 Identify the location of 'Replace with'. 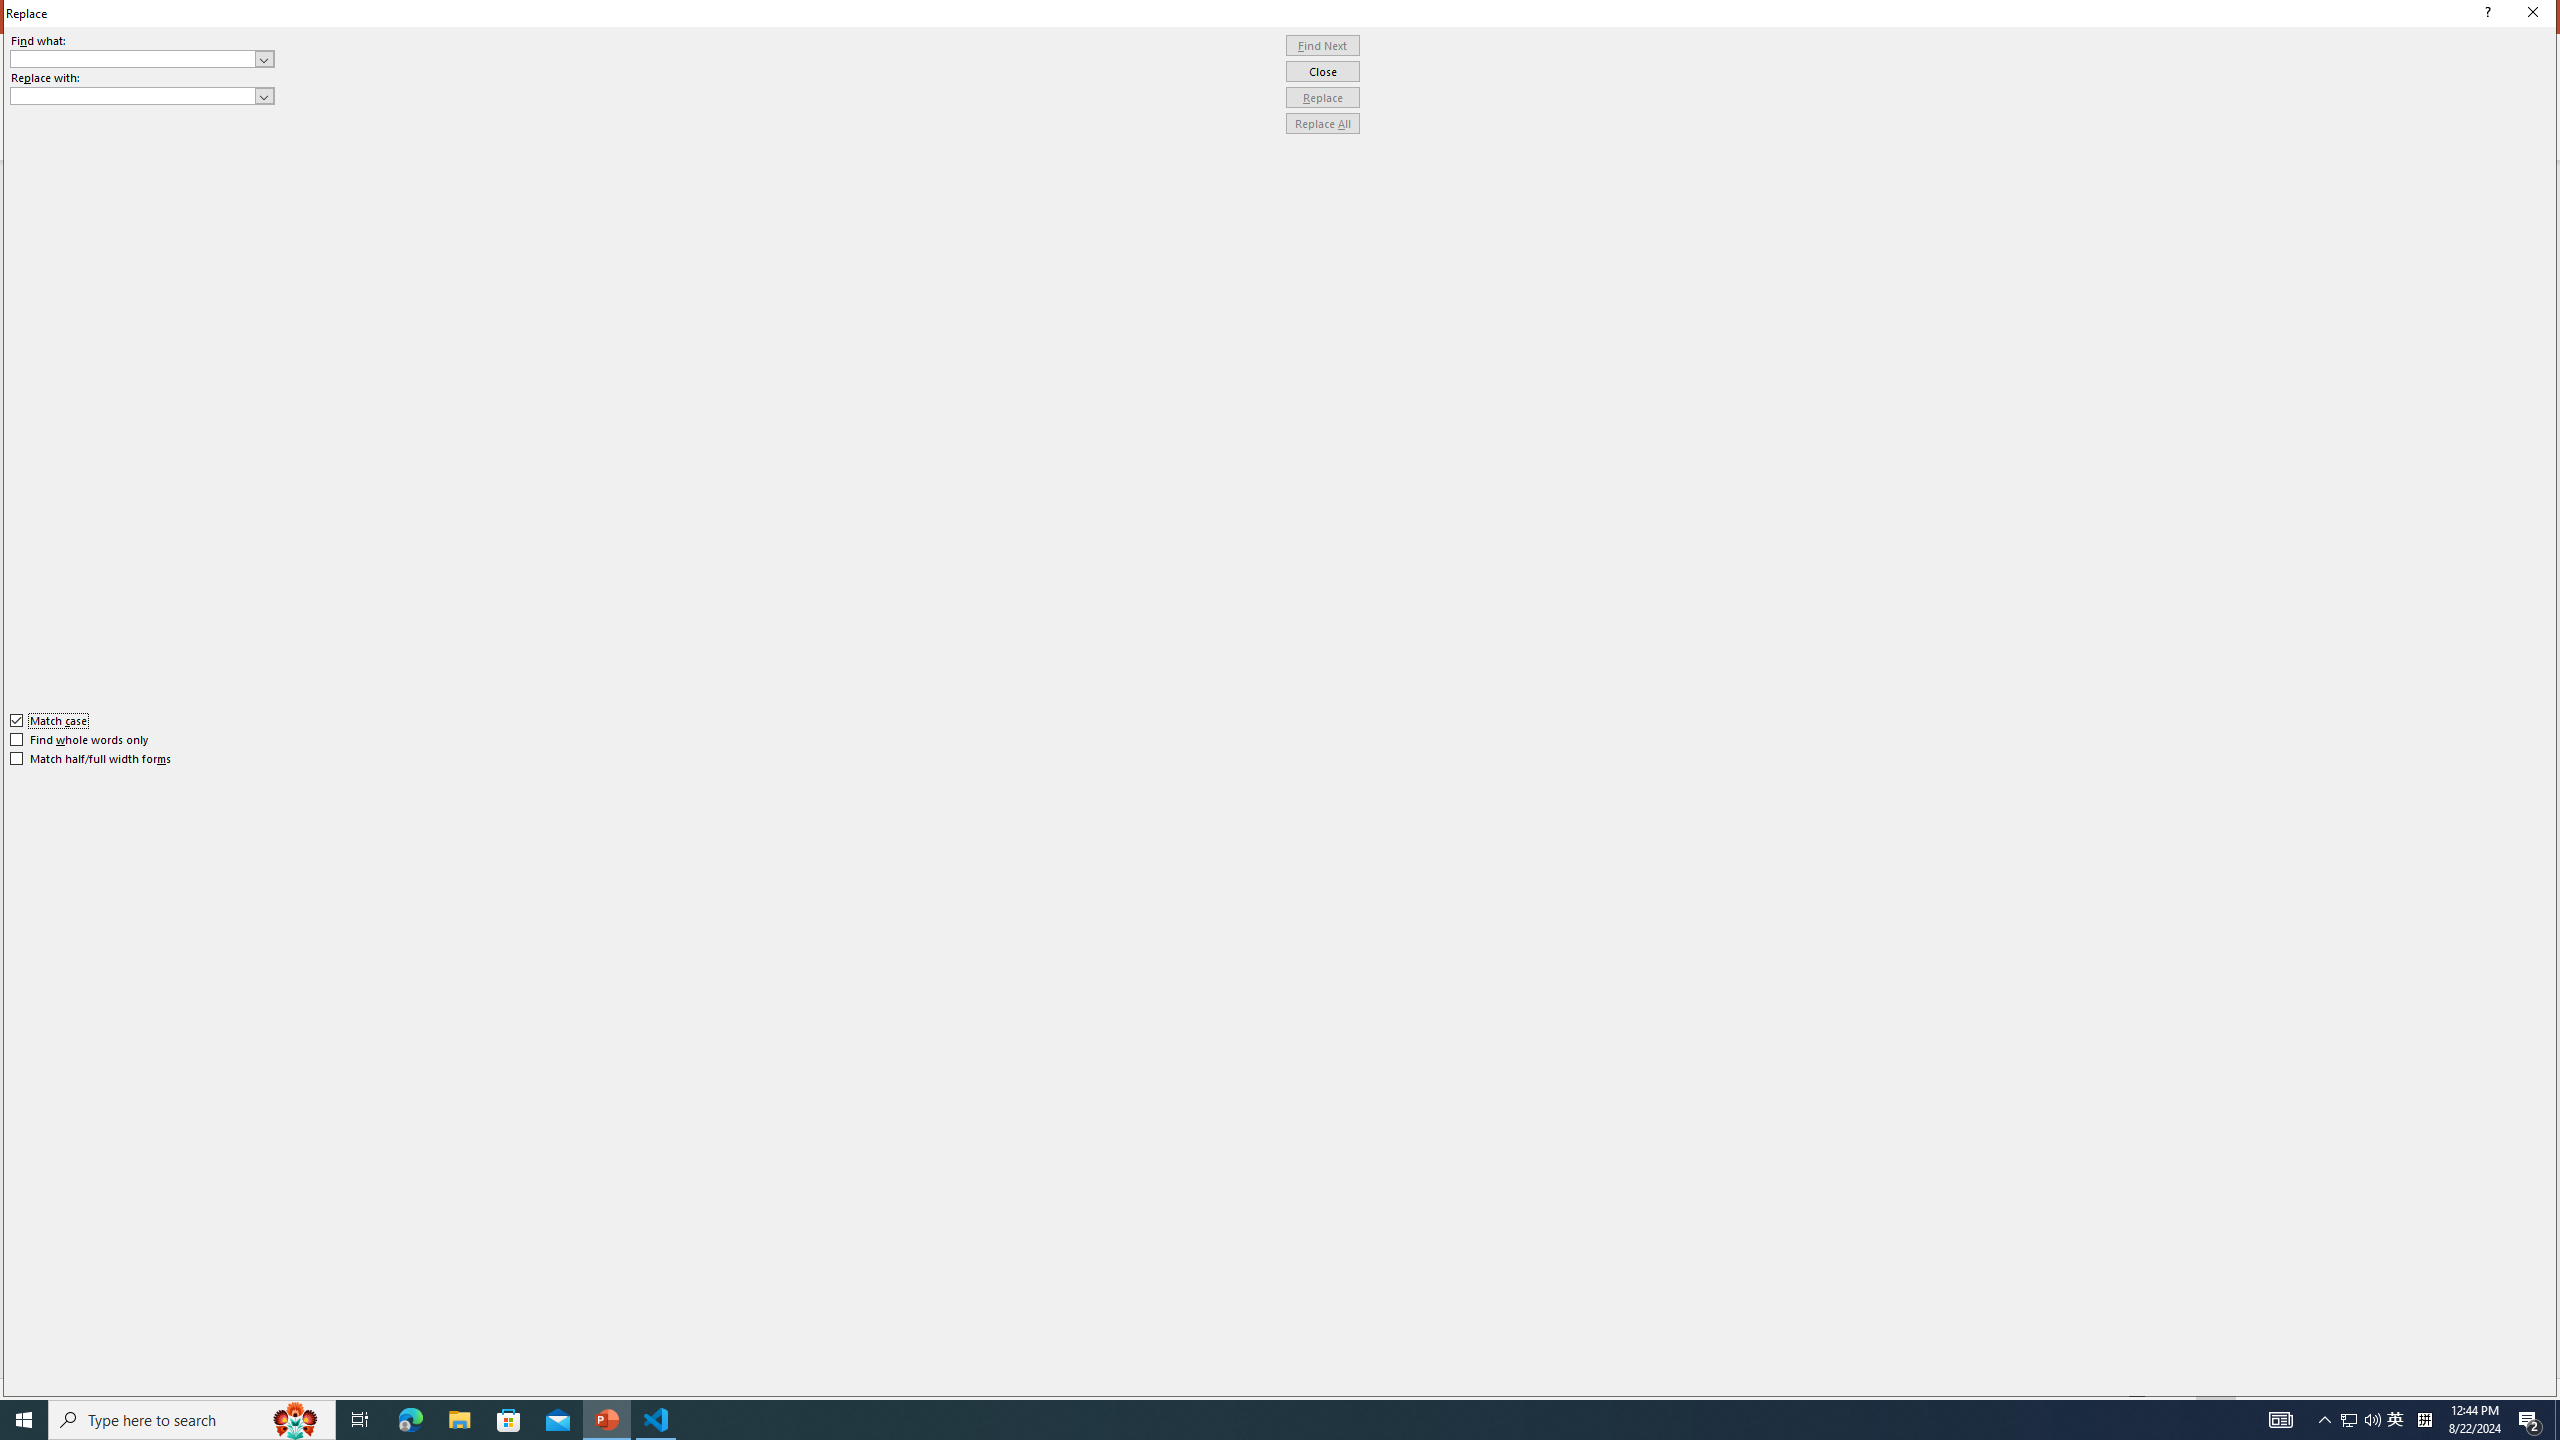
(133, 95).